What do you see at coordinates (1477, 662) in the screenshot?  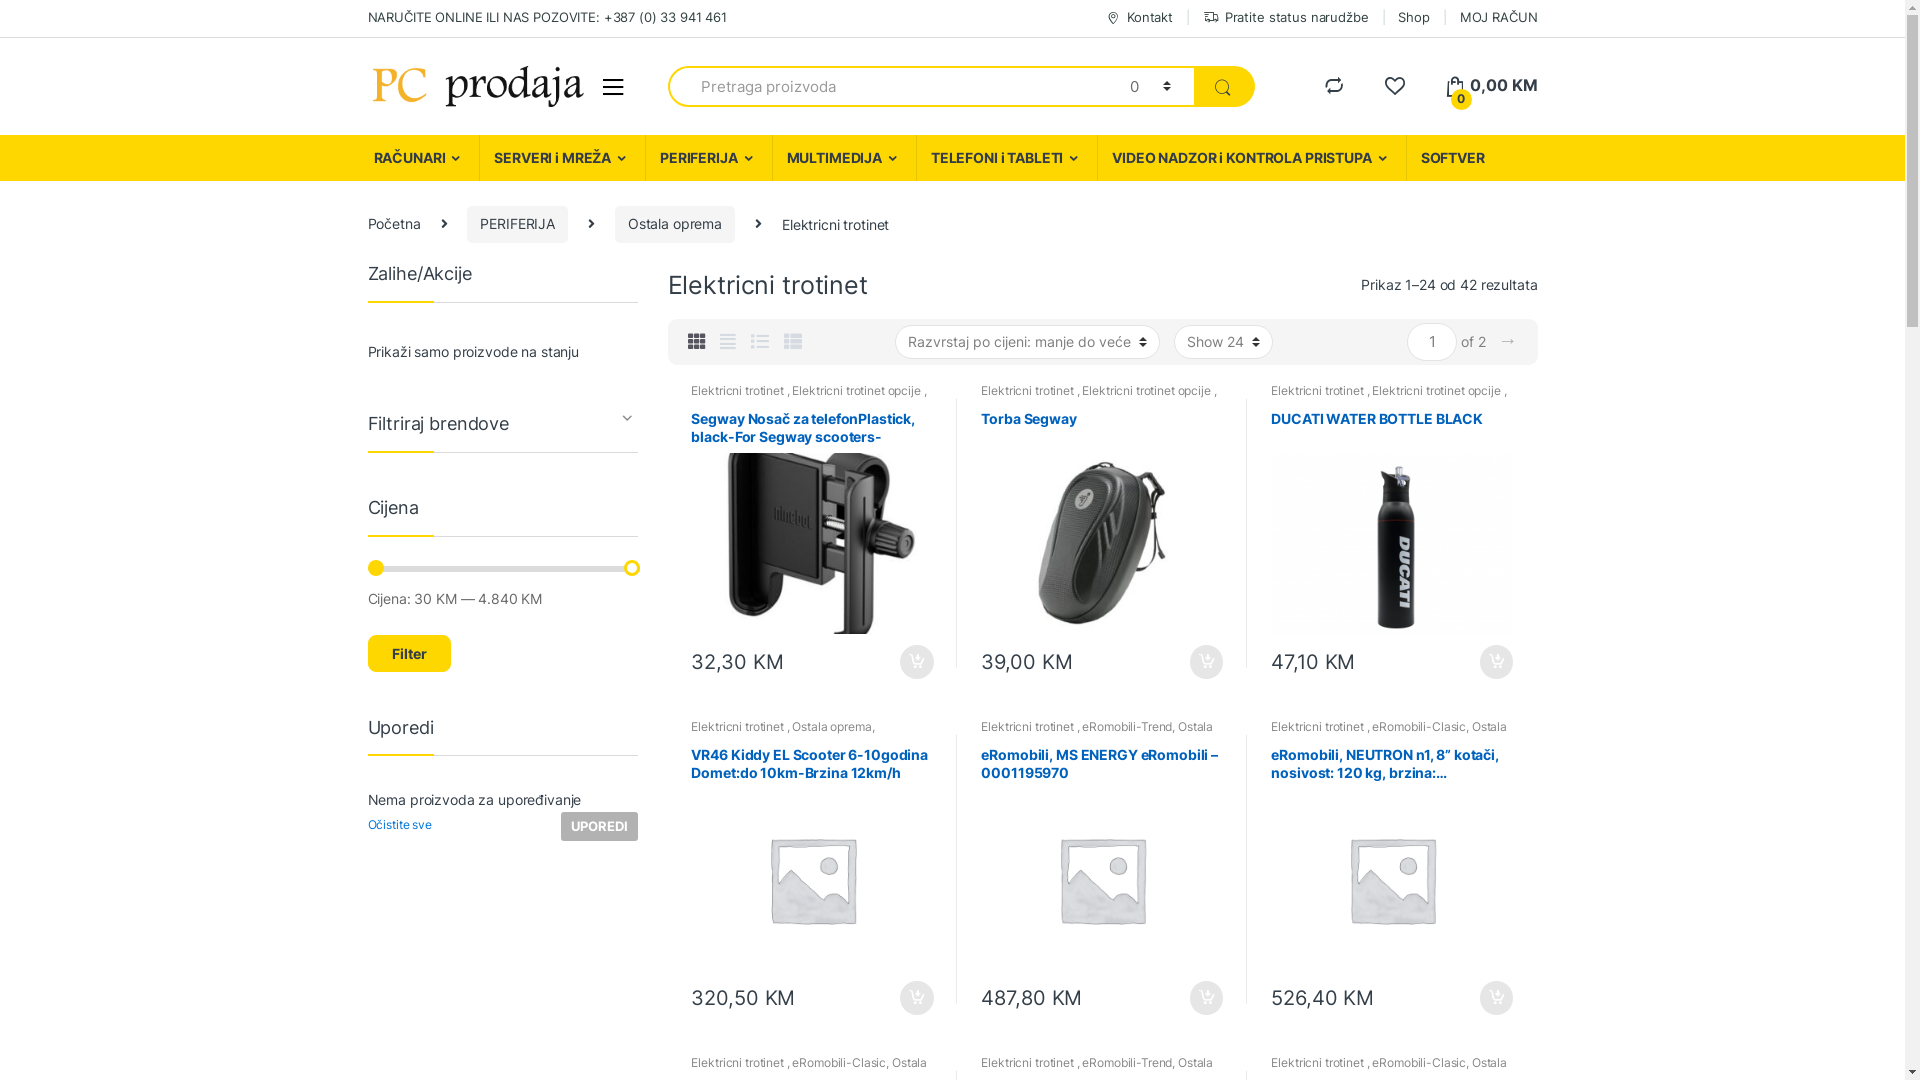 I see `'Dodaj u korpu'` at bounding box center [1477, 662].